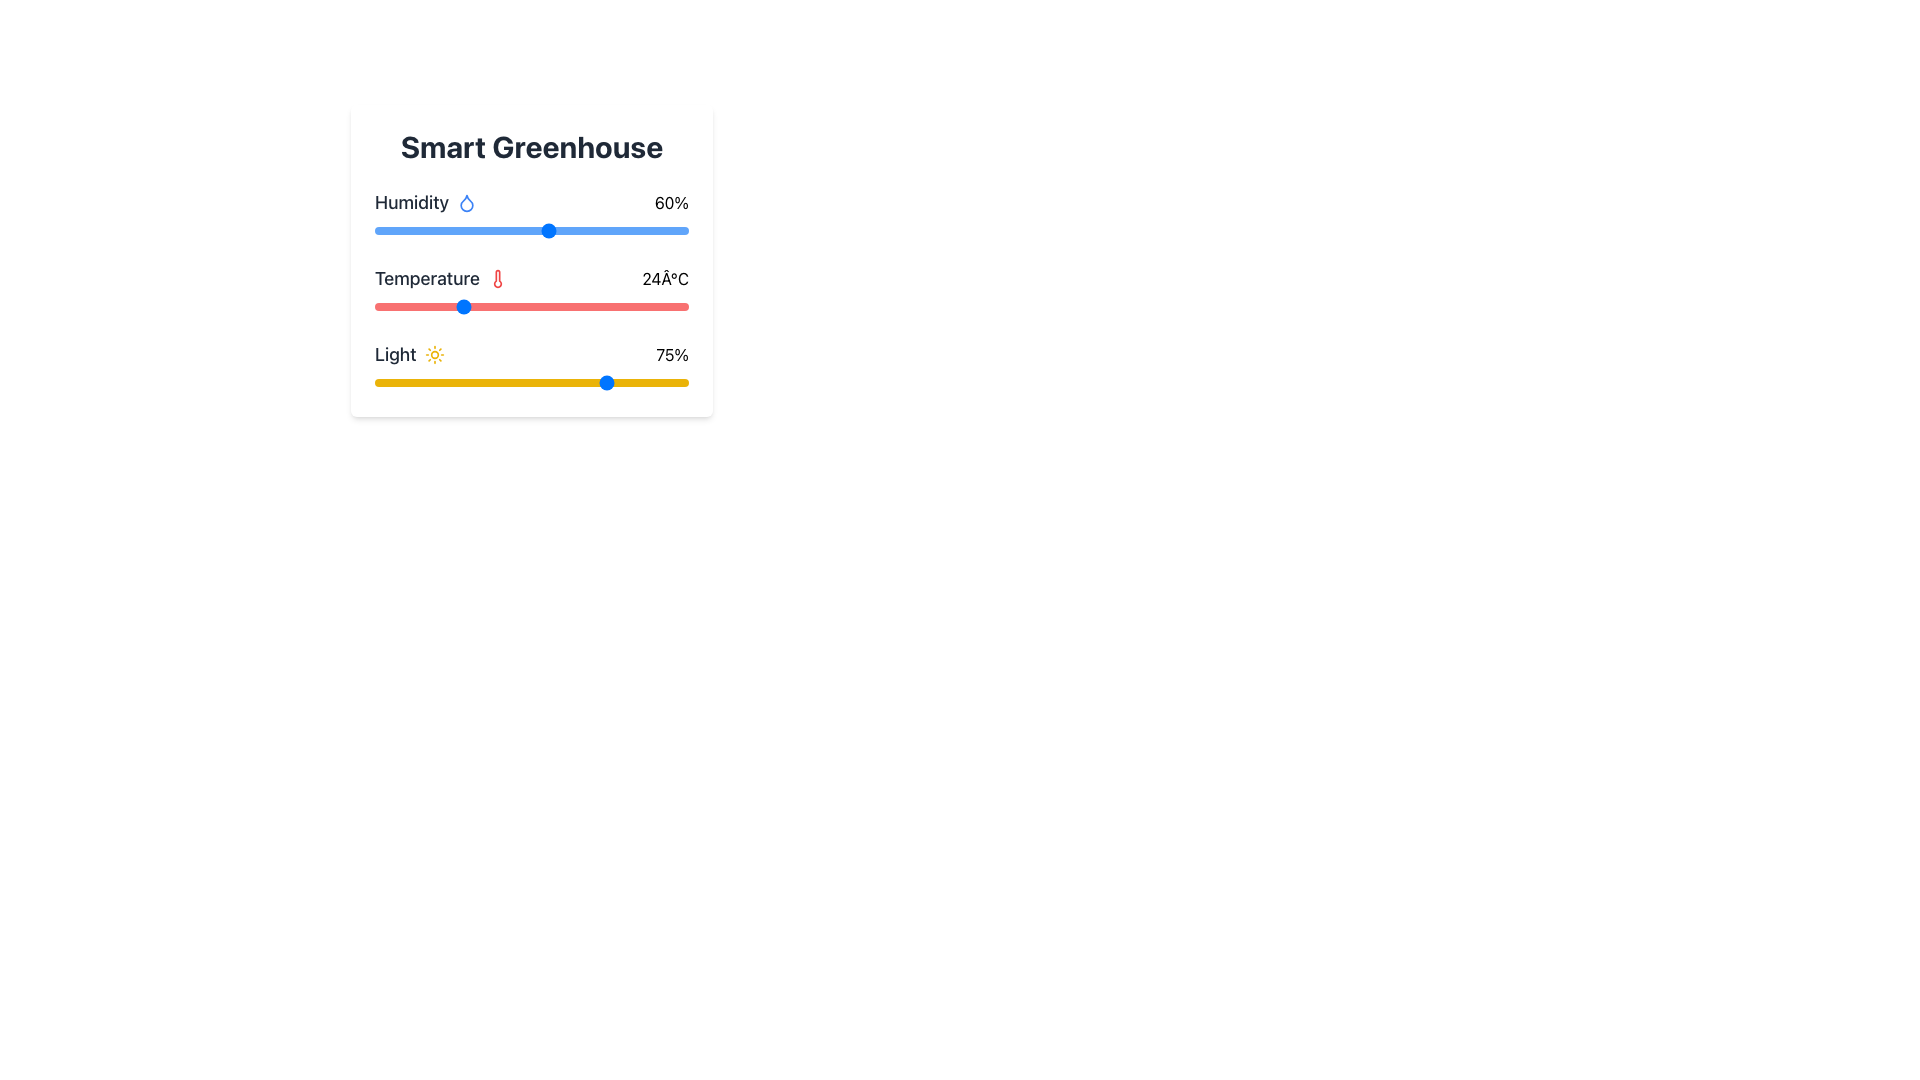  Describe the element at coordinates (457, 230) in the screenshot. I see `the Humidity slider` at that location.